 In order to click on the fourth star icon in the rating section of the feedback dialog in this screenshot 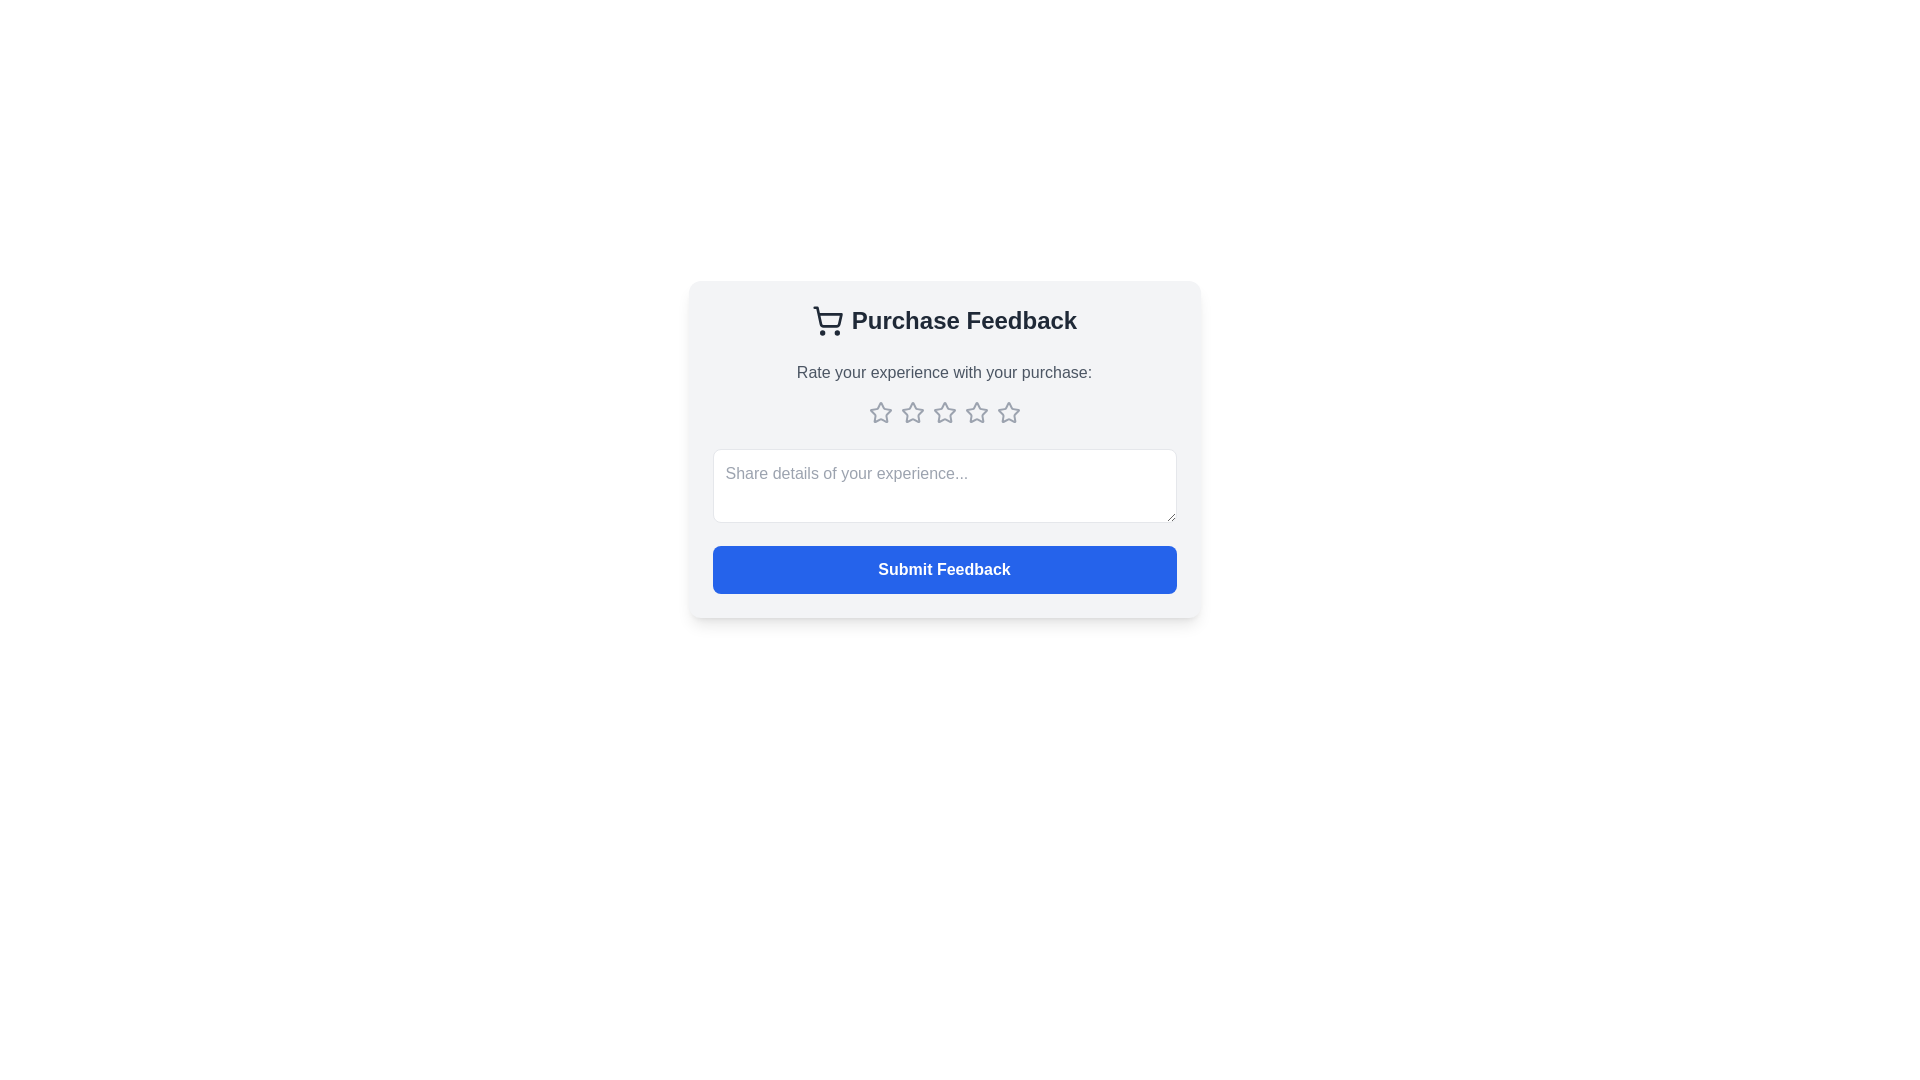, I will do `click(976, 411)`.